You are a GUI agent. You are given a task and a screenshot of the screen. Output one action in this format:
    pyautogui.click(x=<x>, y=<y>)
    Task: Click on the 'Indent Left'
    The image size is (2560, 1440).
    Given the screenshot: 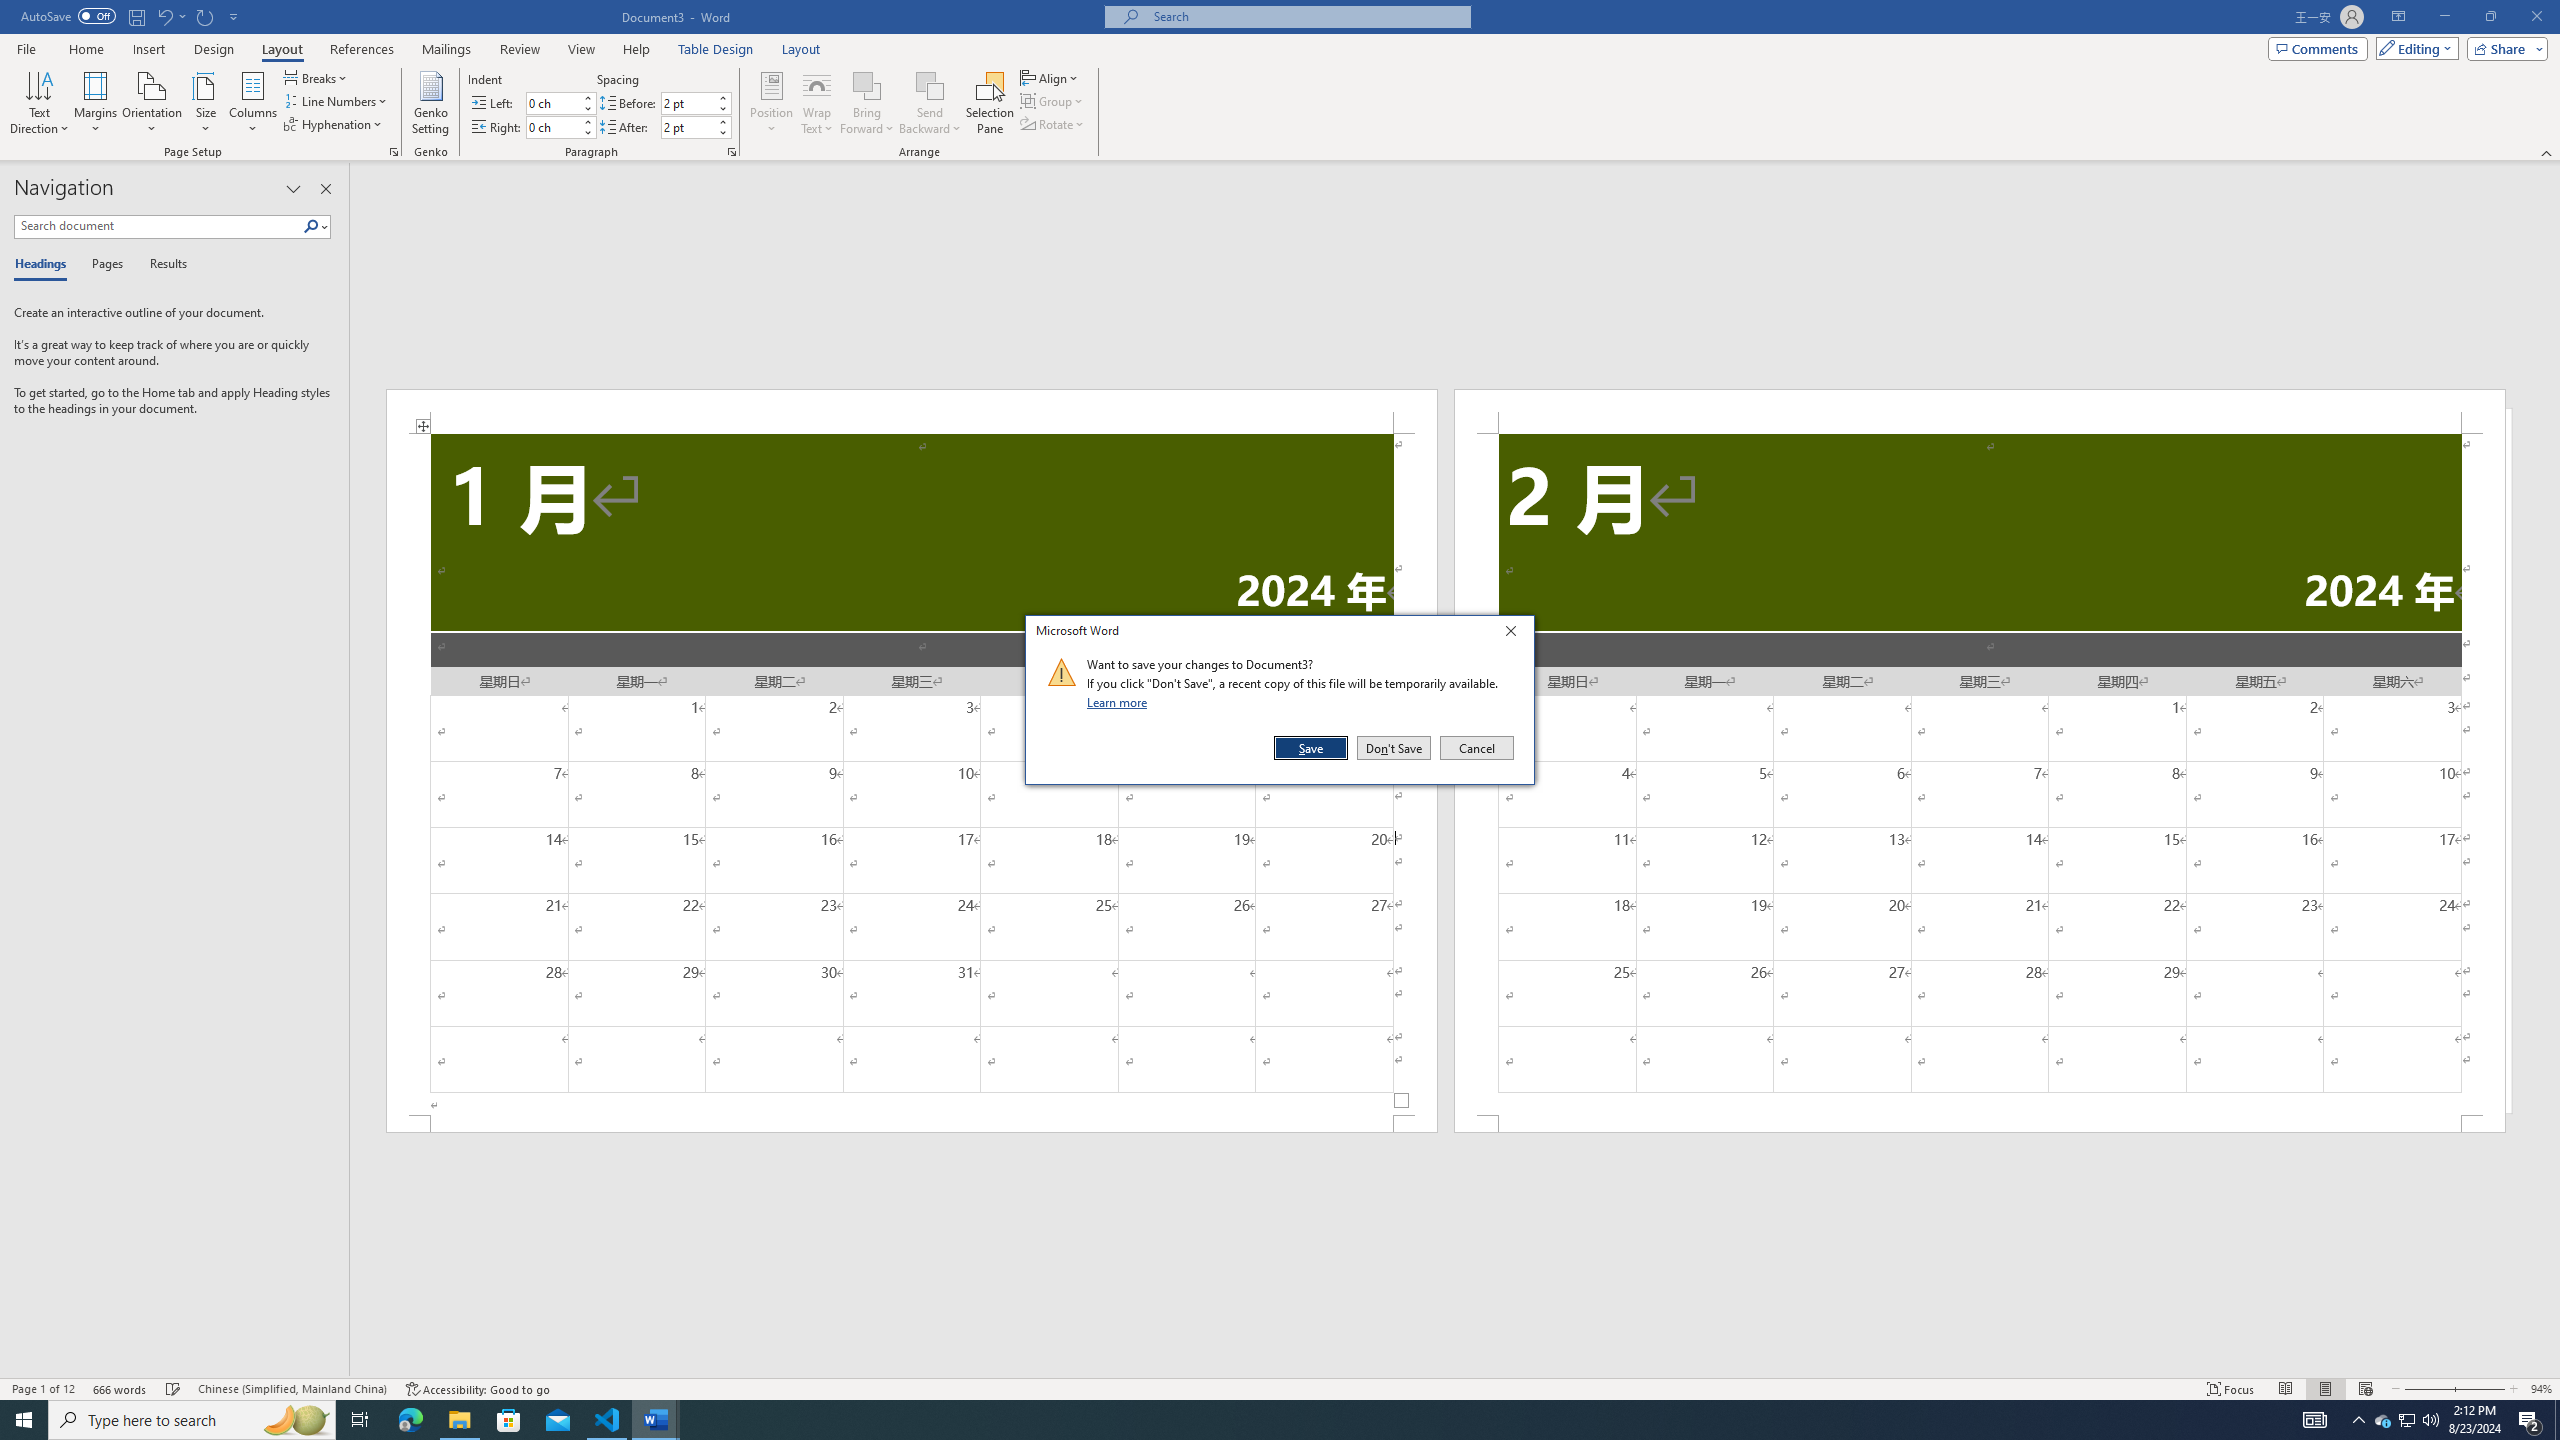 What is the action you would take?
    pyautogui.click(x=551, y=102)
    